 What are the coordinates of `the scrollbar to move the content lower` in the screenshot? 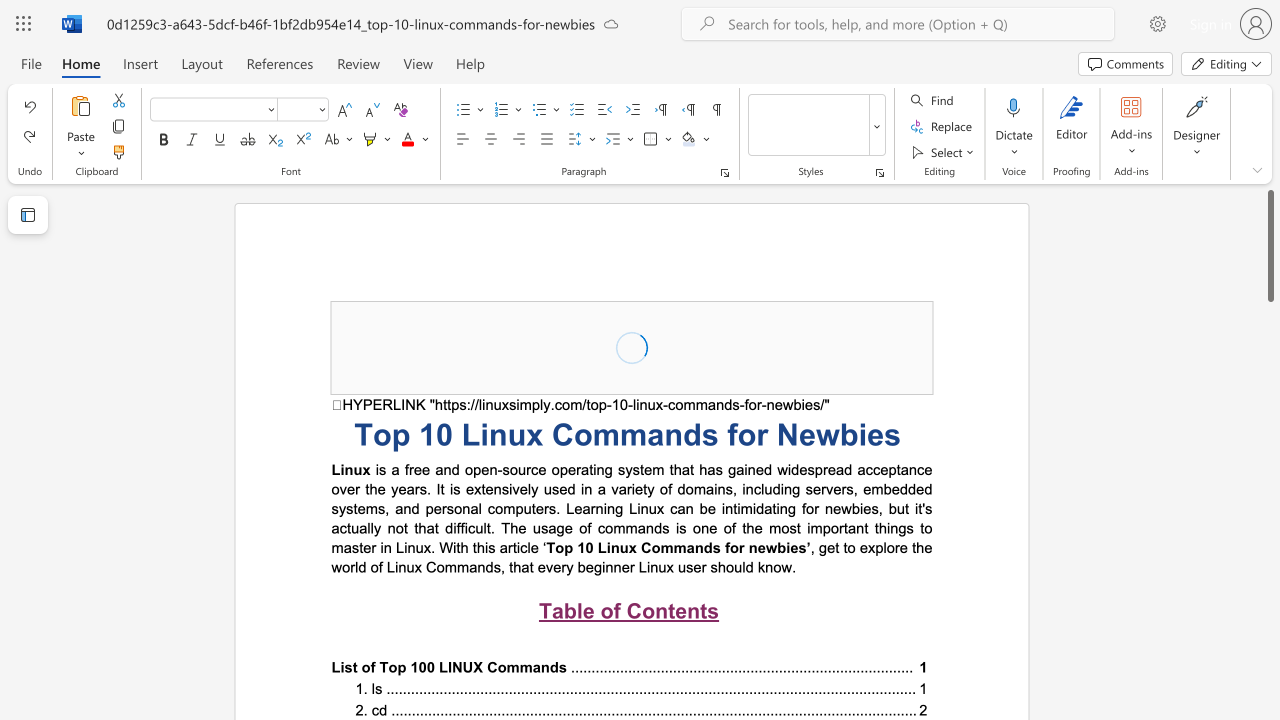 It's located at (1269, 498).